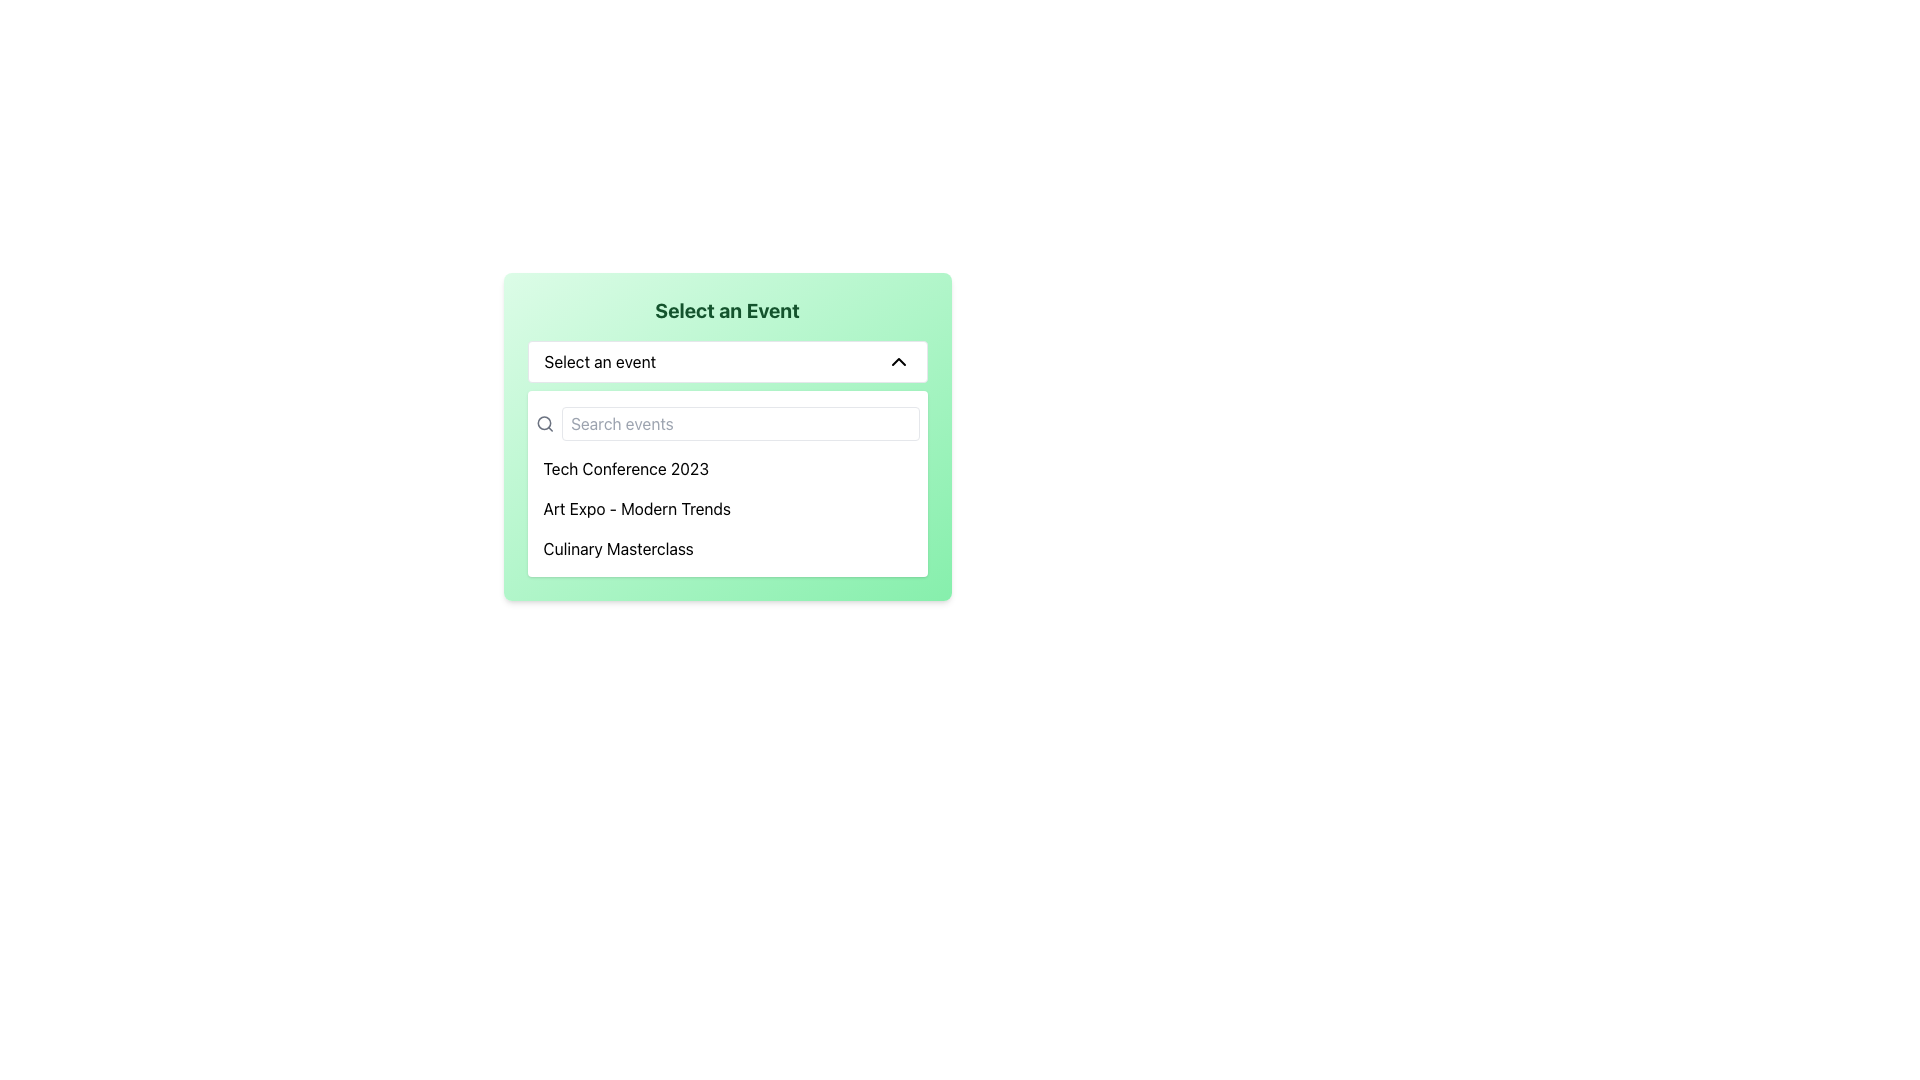 This screenshot has width=1920, height=1080. I want to click on the dropdown menu item labeled 'Tech Conference 2023', so click(726, 469).